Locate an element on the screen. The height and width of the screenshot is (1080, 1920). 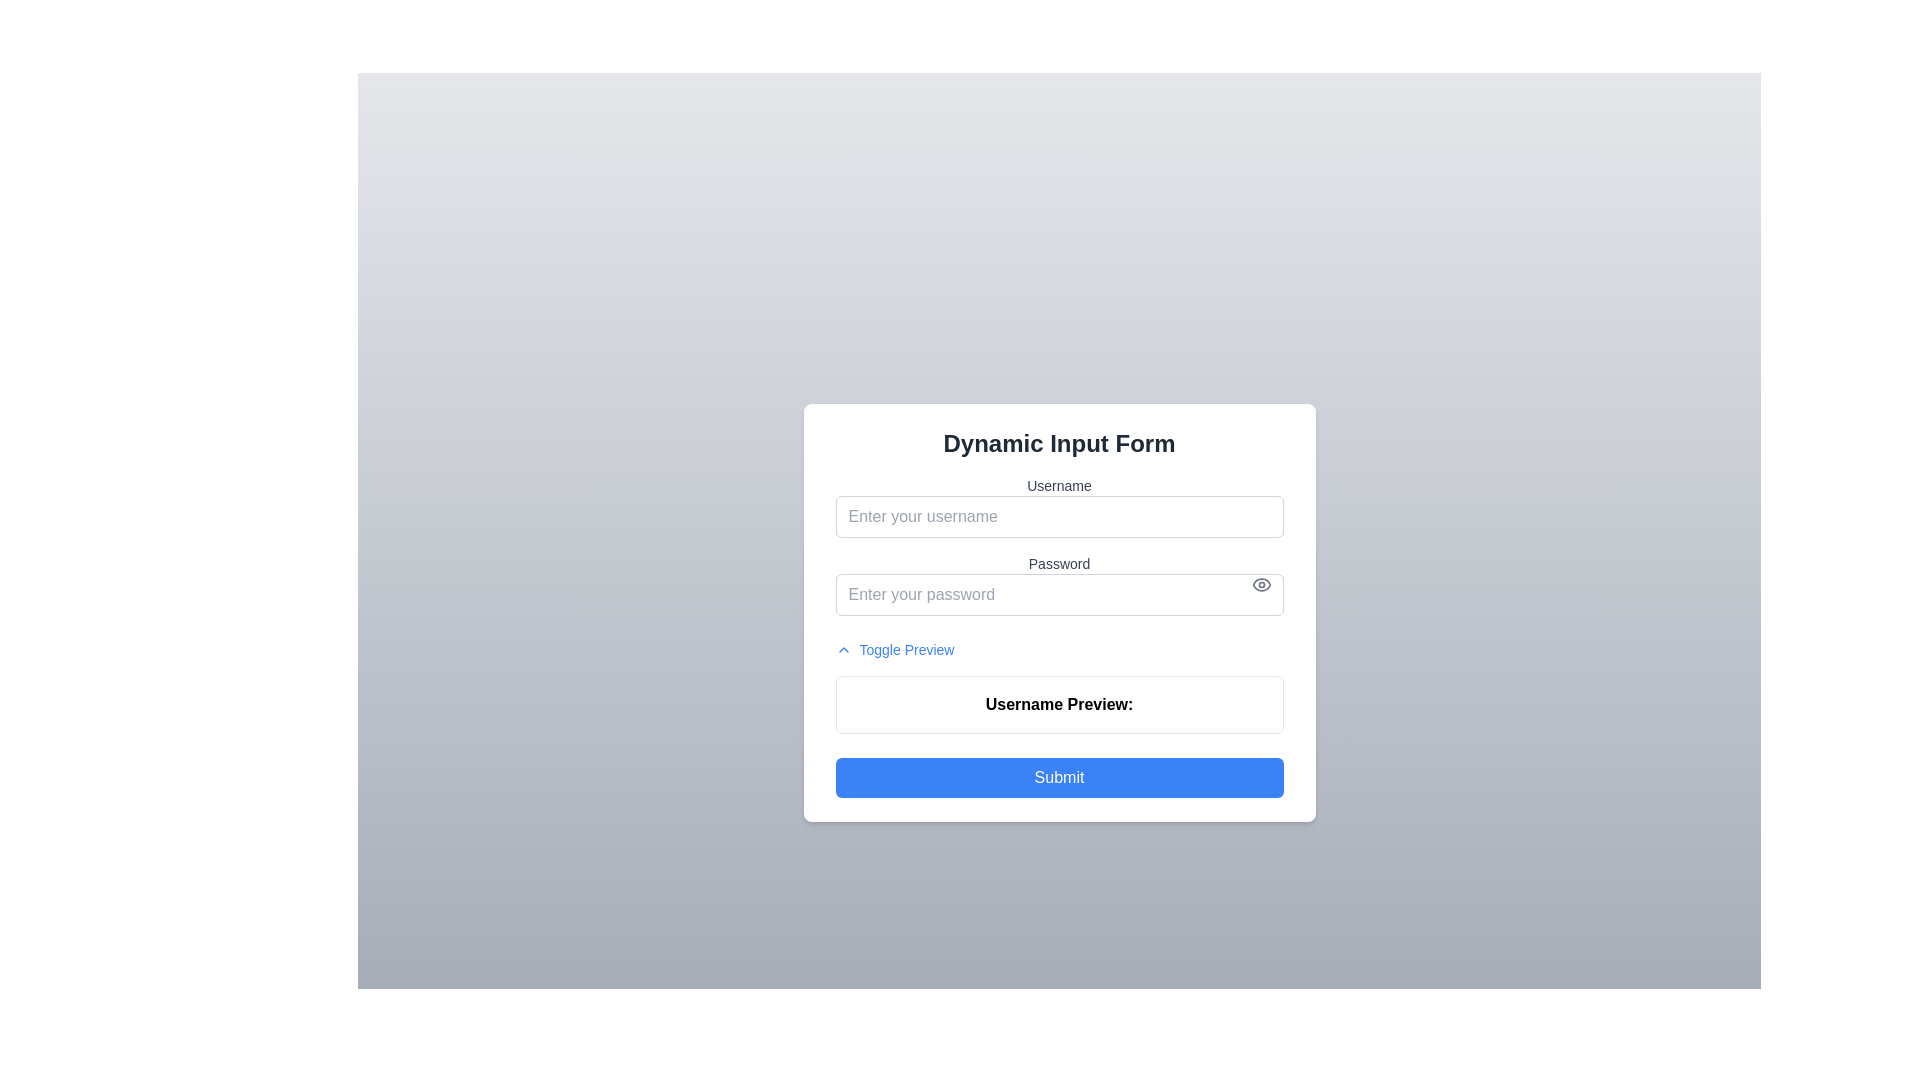
the 'Submit' button, which is a rectangular button with white text on a blue background, located at the bottom of the form interface is located at coordinates (1058, 777).